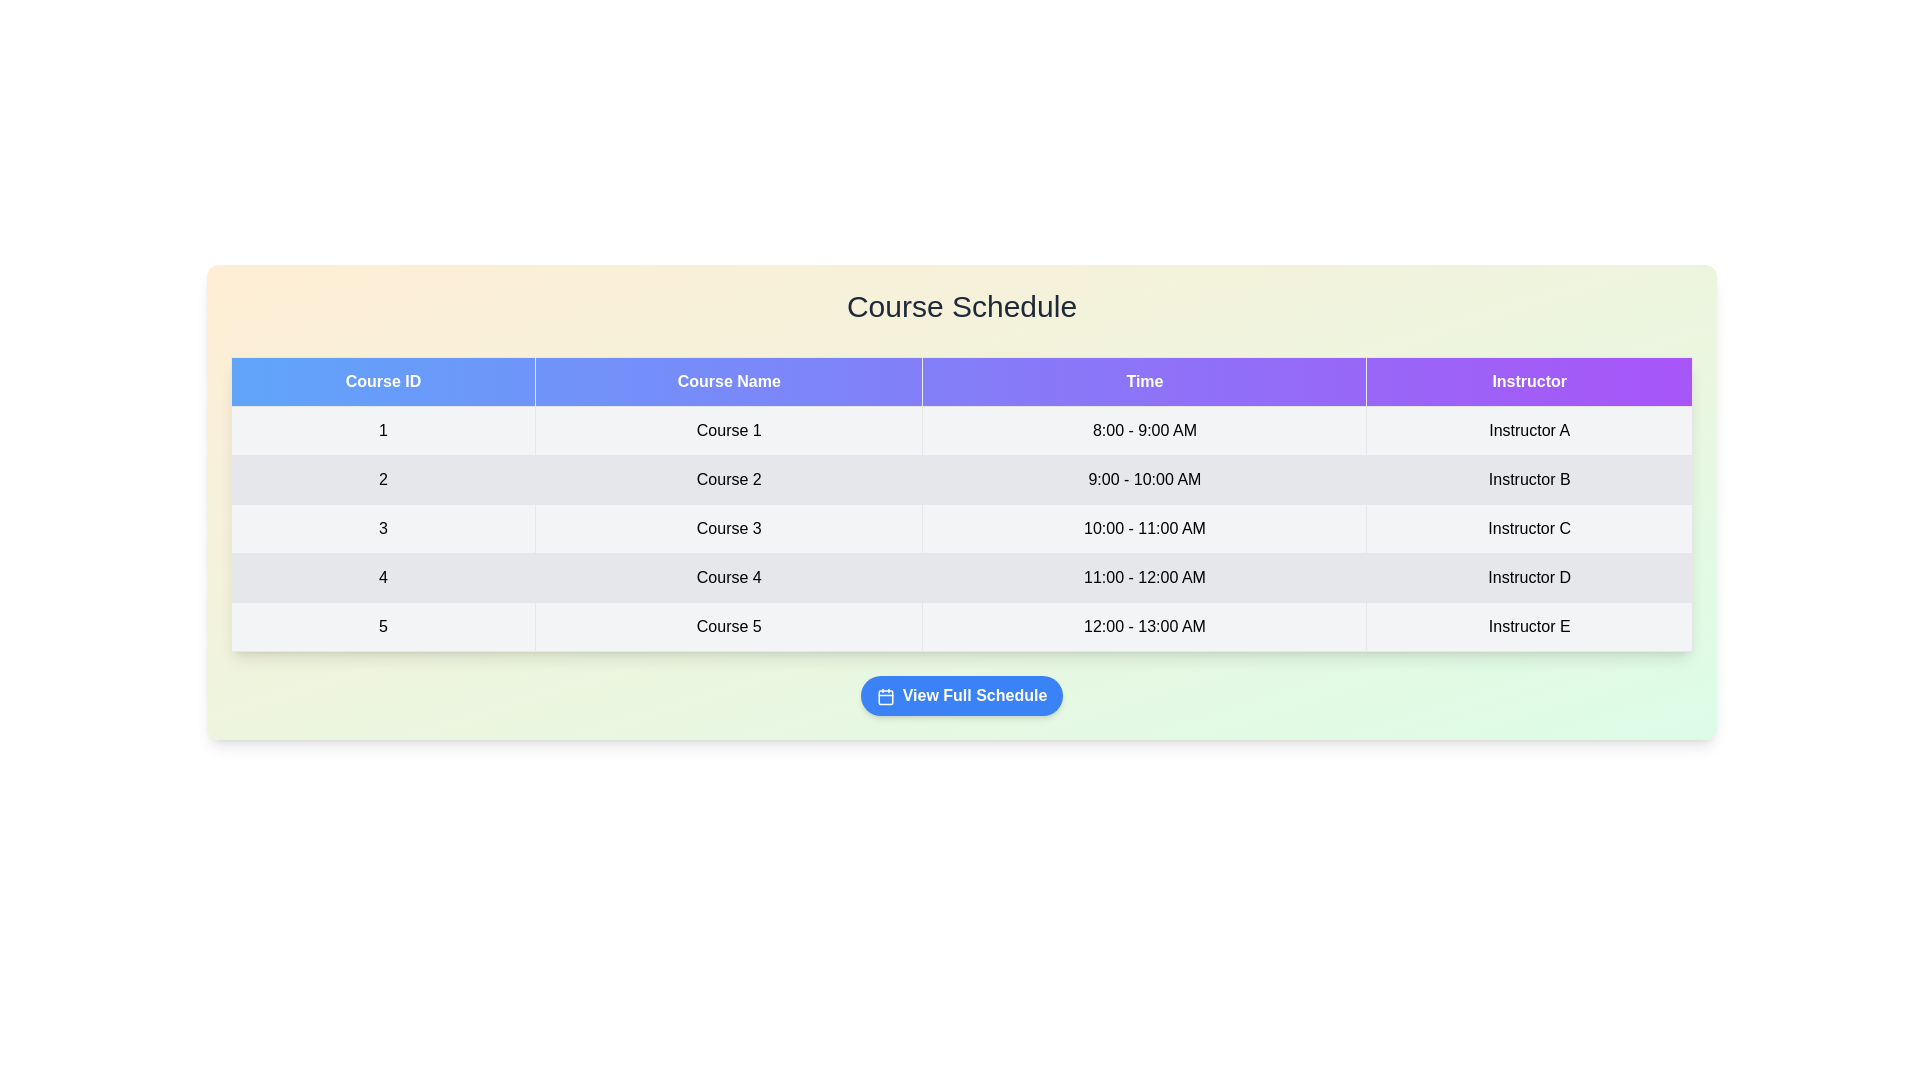 This screenshot has width=1920, height=1080. I want to click on the row corresponding to 1, so click(961, 430).